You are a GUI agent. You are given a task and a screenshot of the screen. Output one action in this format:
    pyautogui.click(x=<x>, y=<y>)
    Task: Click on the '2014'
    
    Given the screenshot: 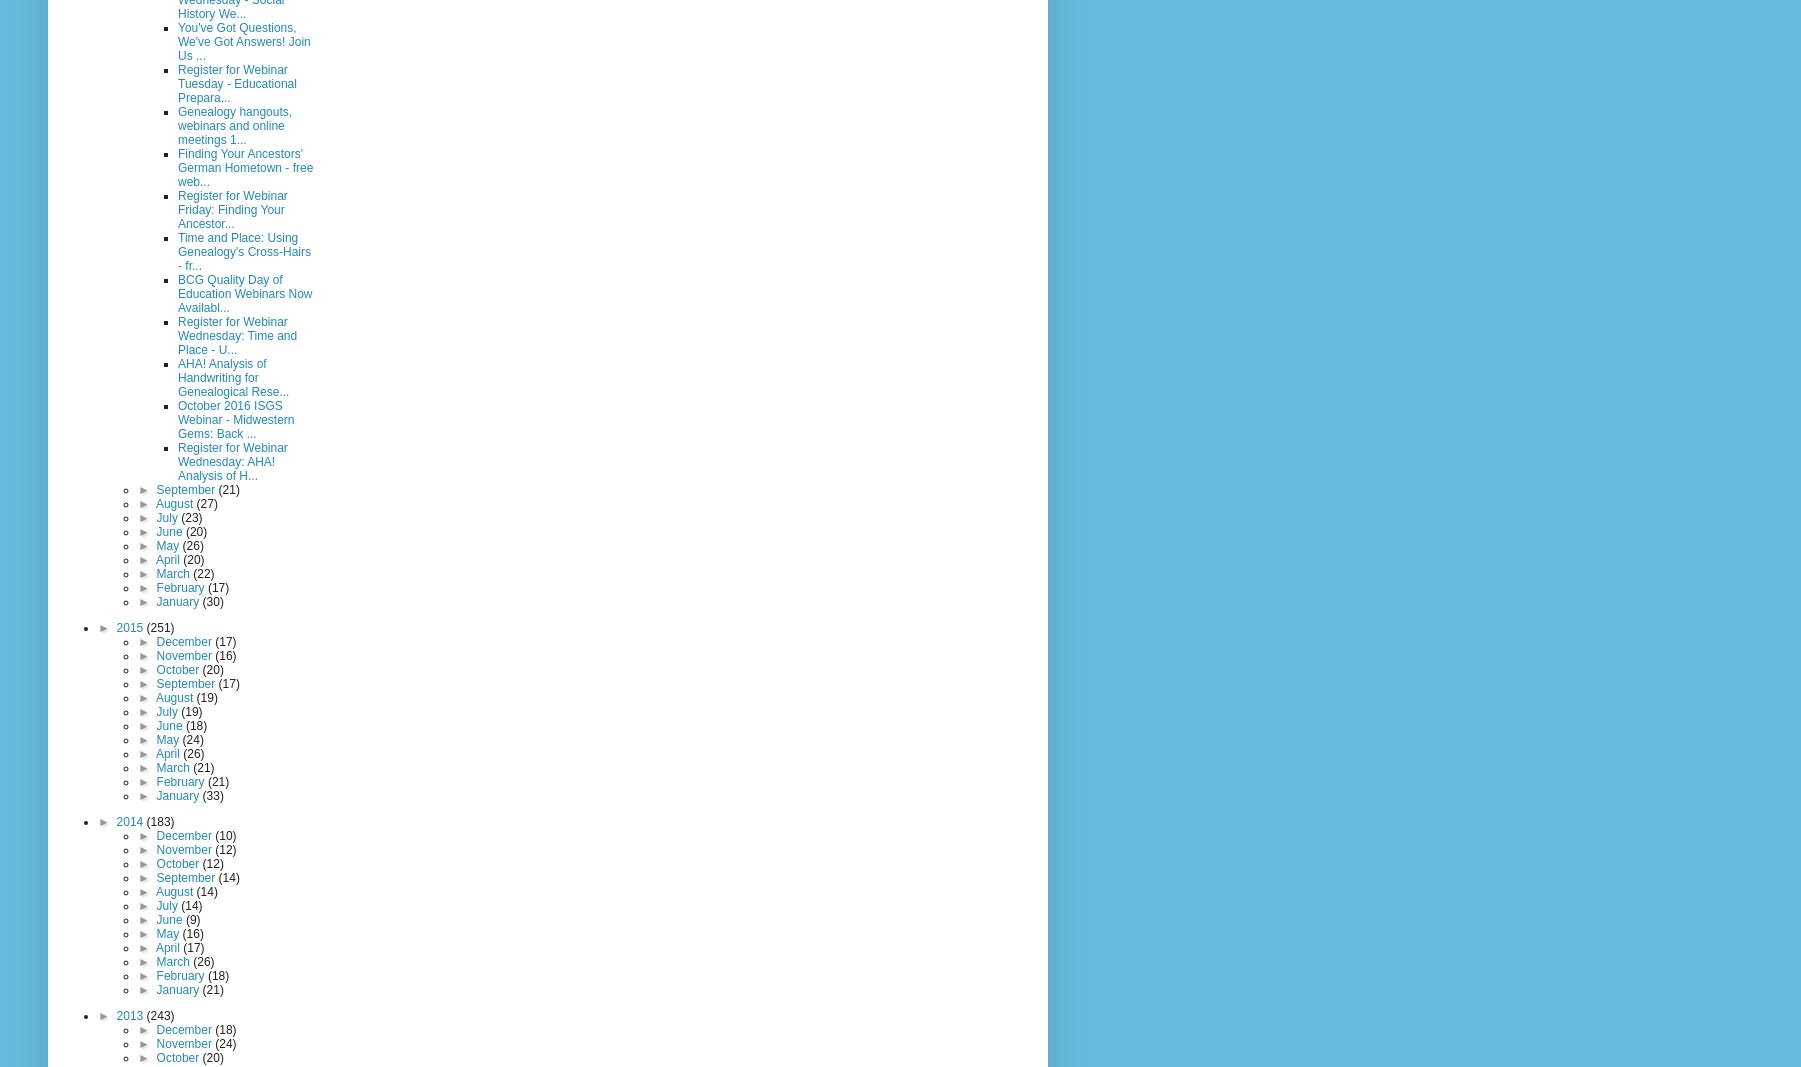 What is the action you would take?
    pyautogui.click(x=115, y=819)
    